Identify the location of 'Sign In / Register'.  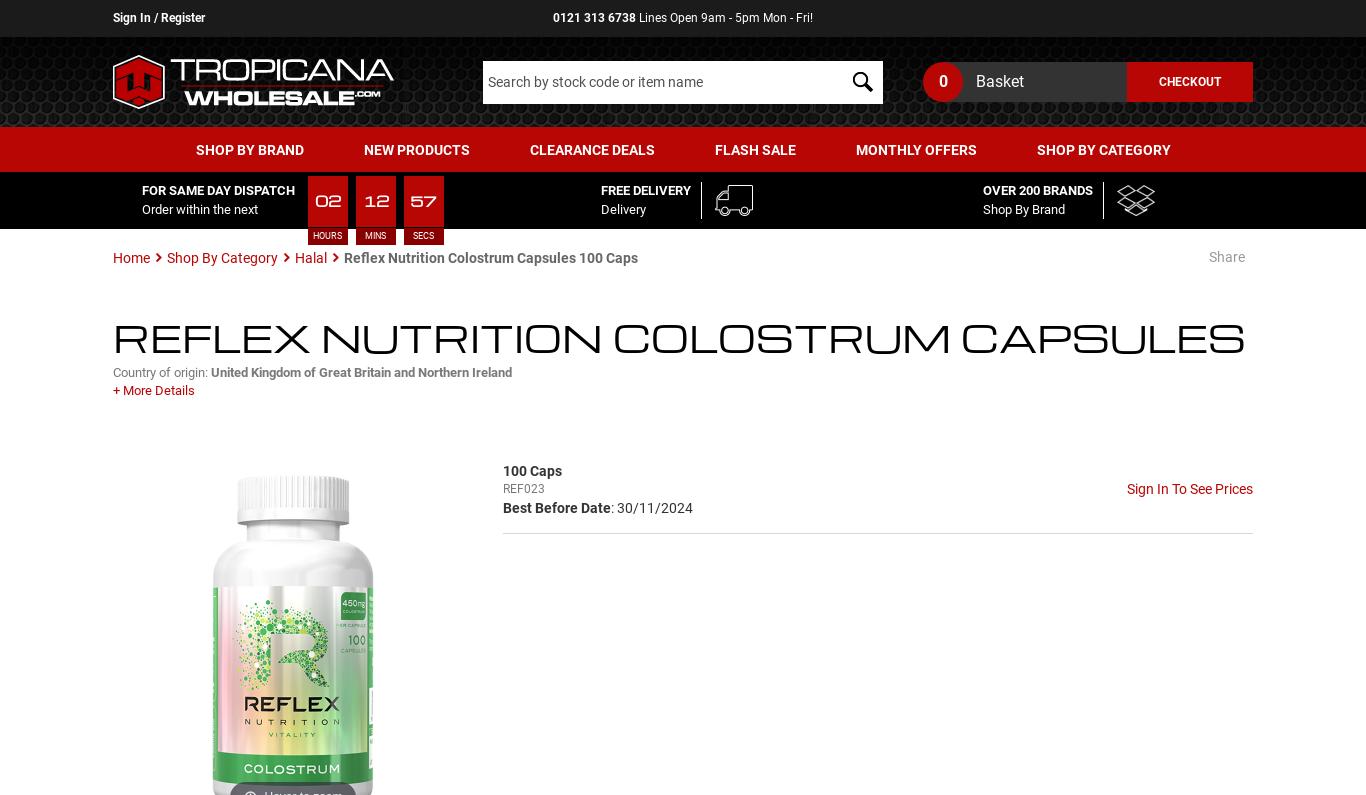
(158, 16).